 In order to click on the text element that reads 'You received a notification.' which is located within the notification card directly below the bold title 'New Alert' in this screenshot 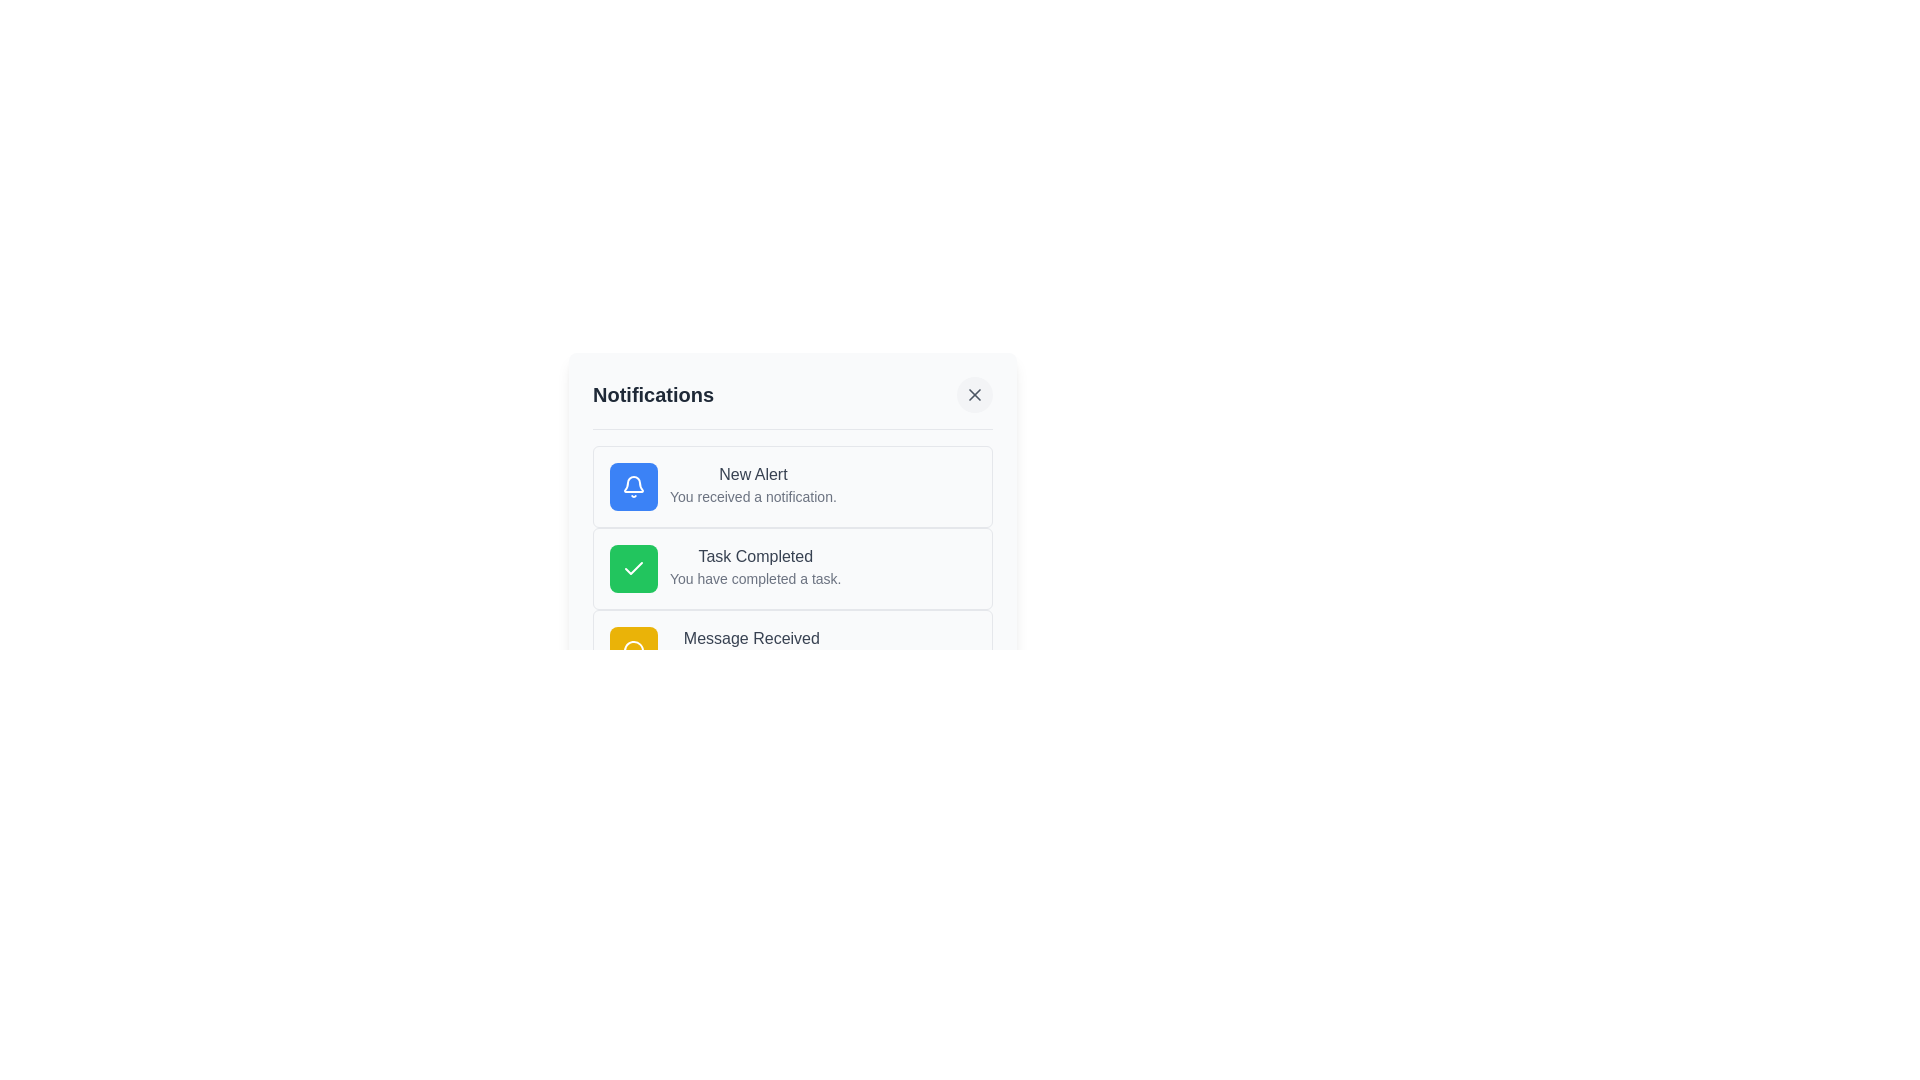, I will do `click(752, 496)`.